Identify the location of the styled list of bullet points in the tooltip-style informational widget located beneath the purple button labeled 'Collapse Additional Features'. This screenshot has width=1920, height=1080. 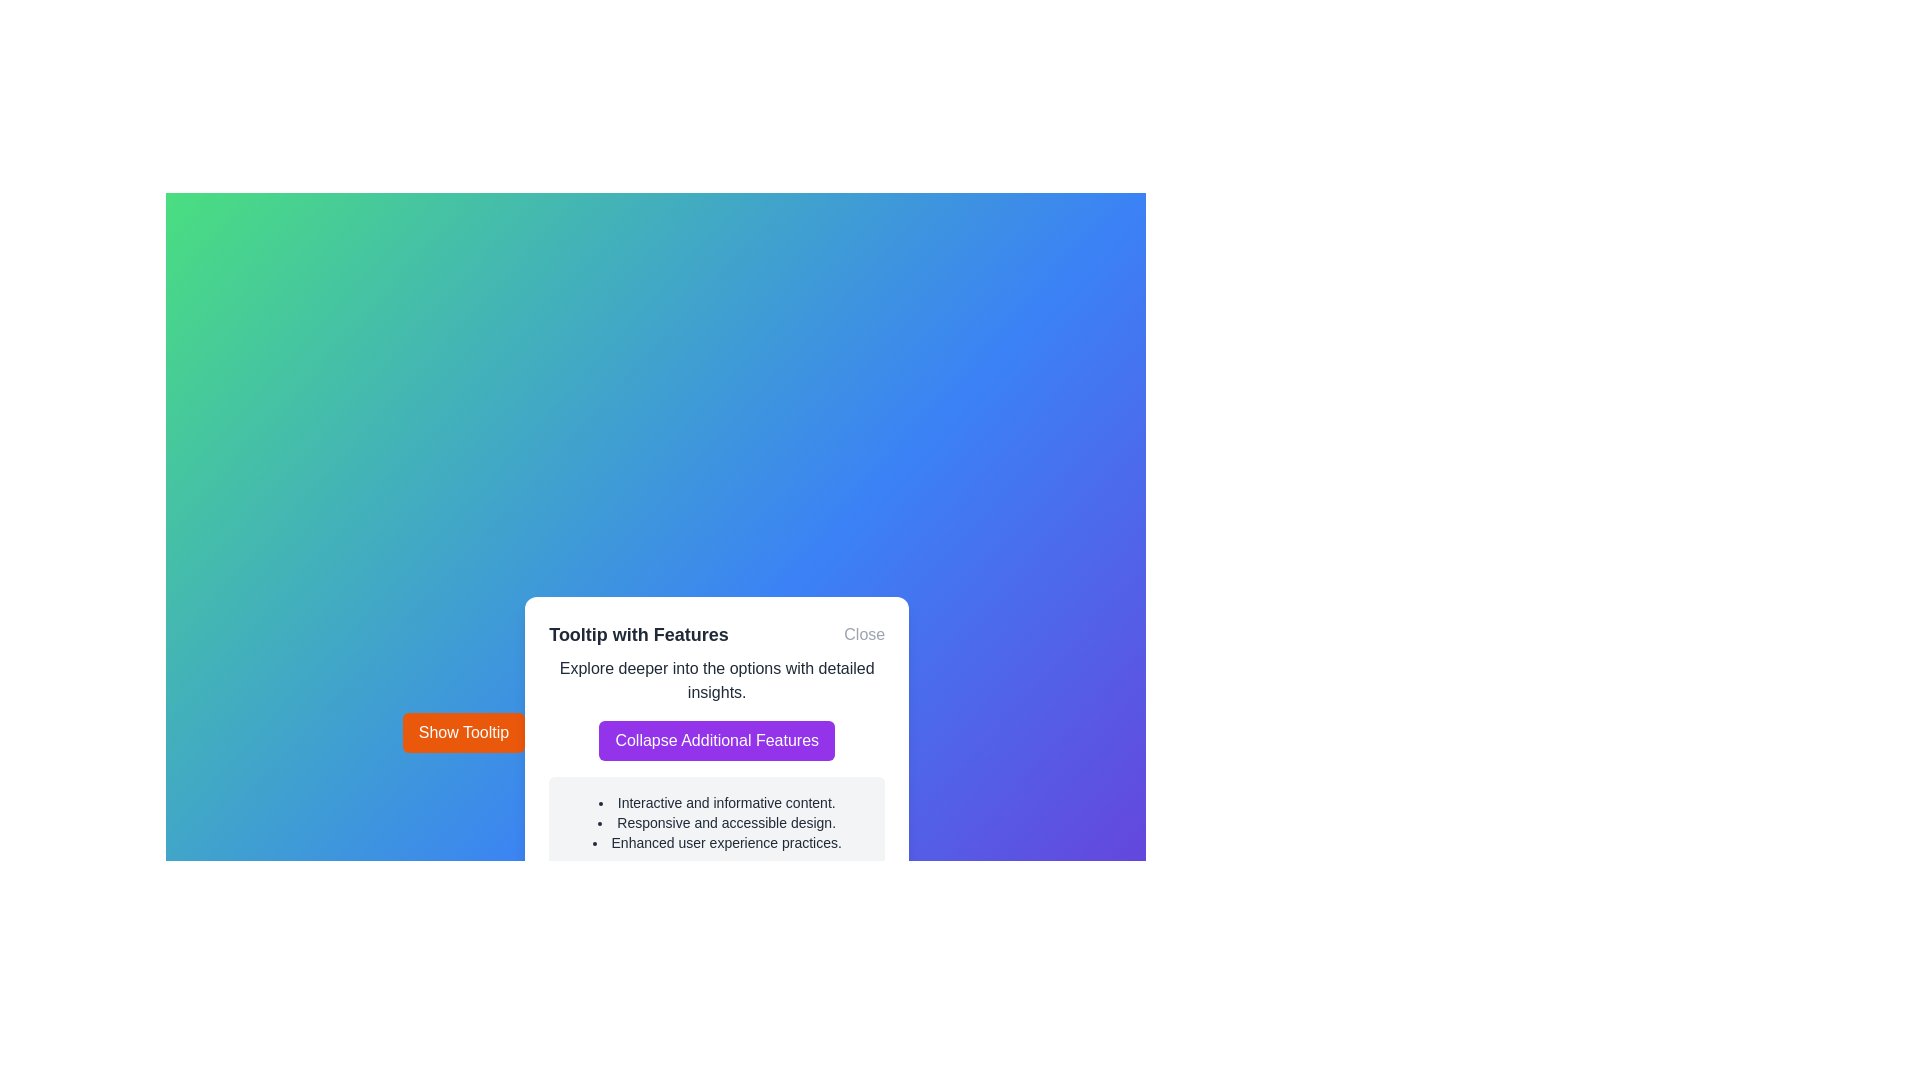
(717, 822).